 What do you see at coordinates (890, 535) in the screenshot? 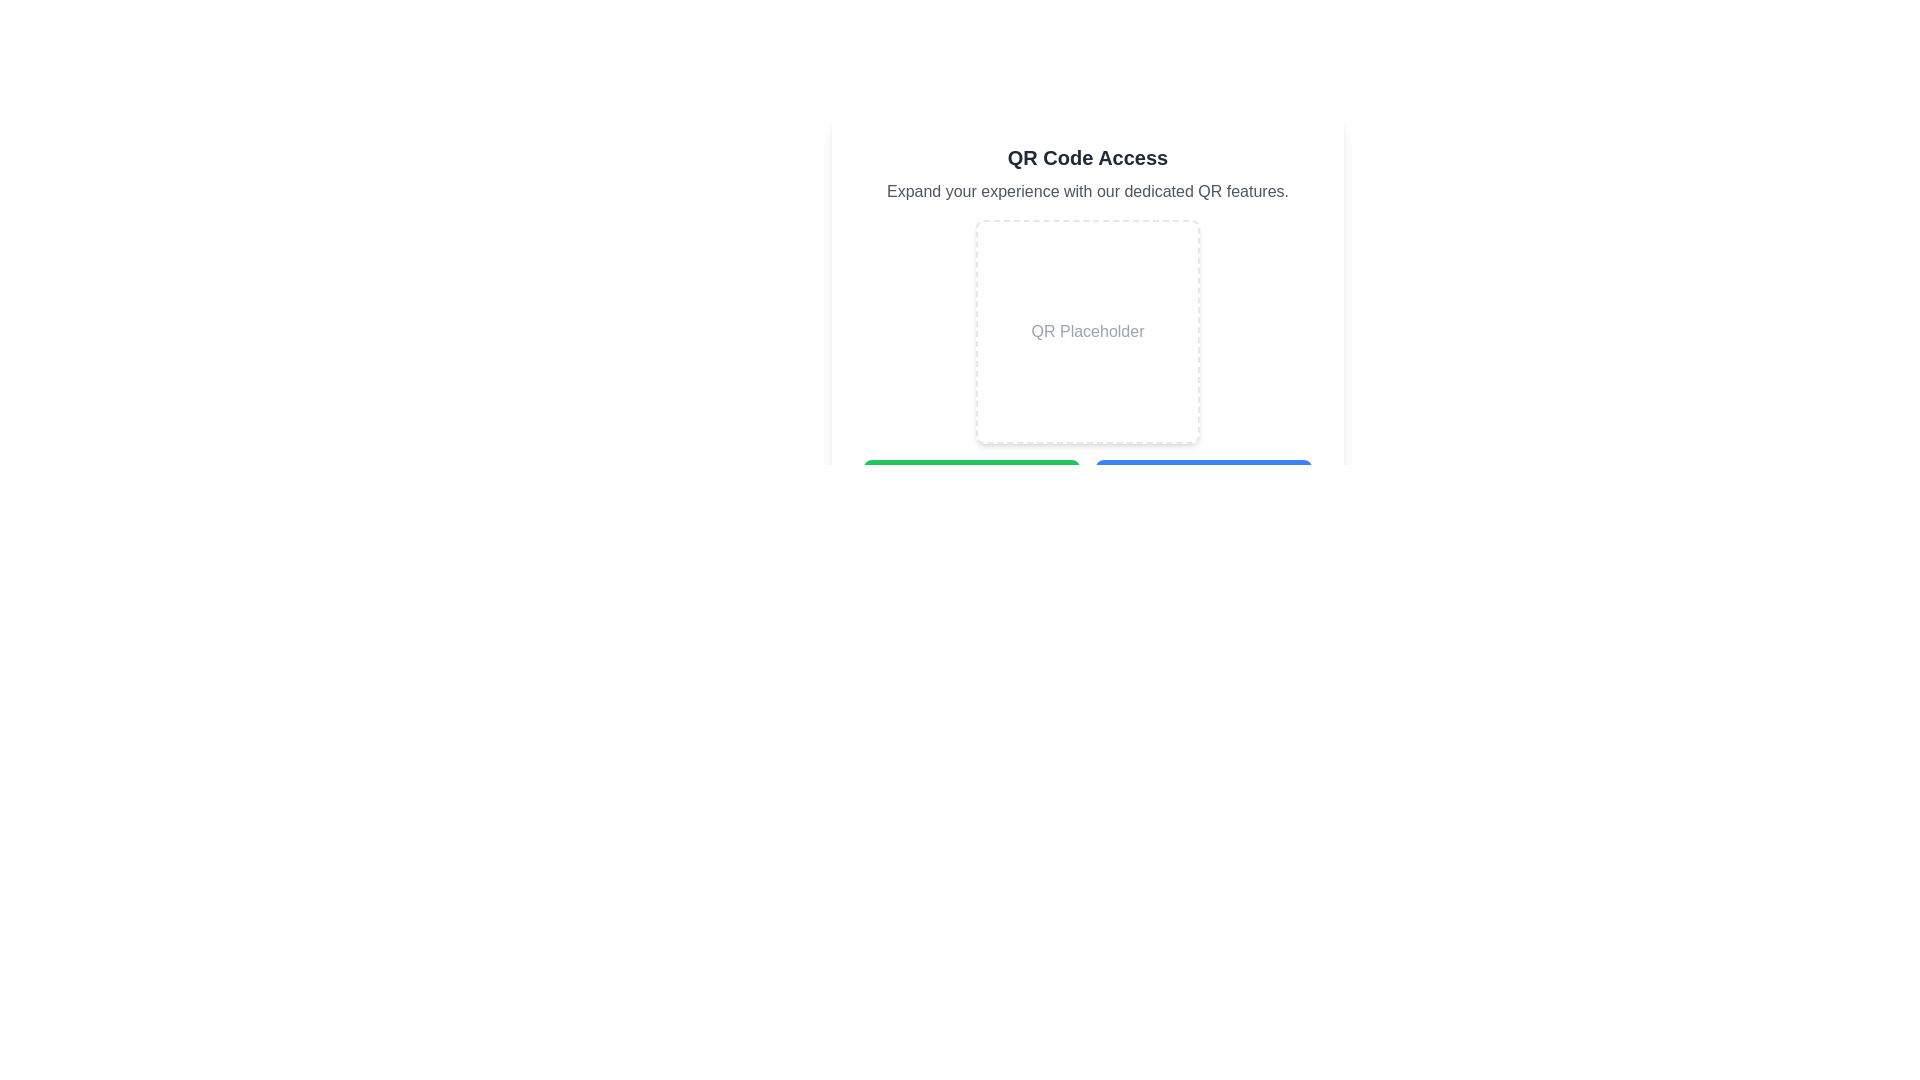
I see `the outer curved line of the eye-shaped icon by navigating via keyboard` at bounding box center [890, 535].